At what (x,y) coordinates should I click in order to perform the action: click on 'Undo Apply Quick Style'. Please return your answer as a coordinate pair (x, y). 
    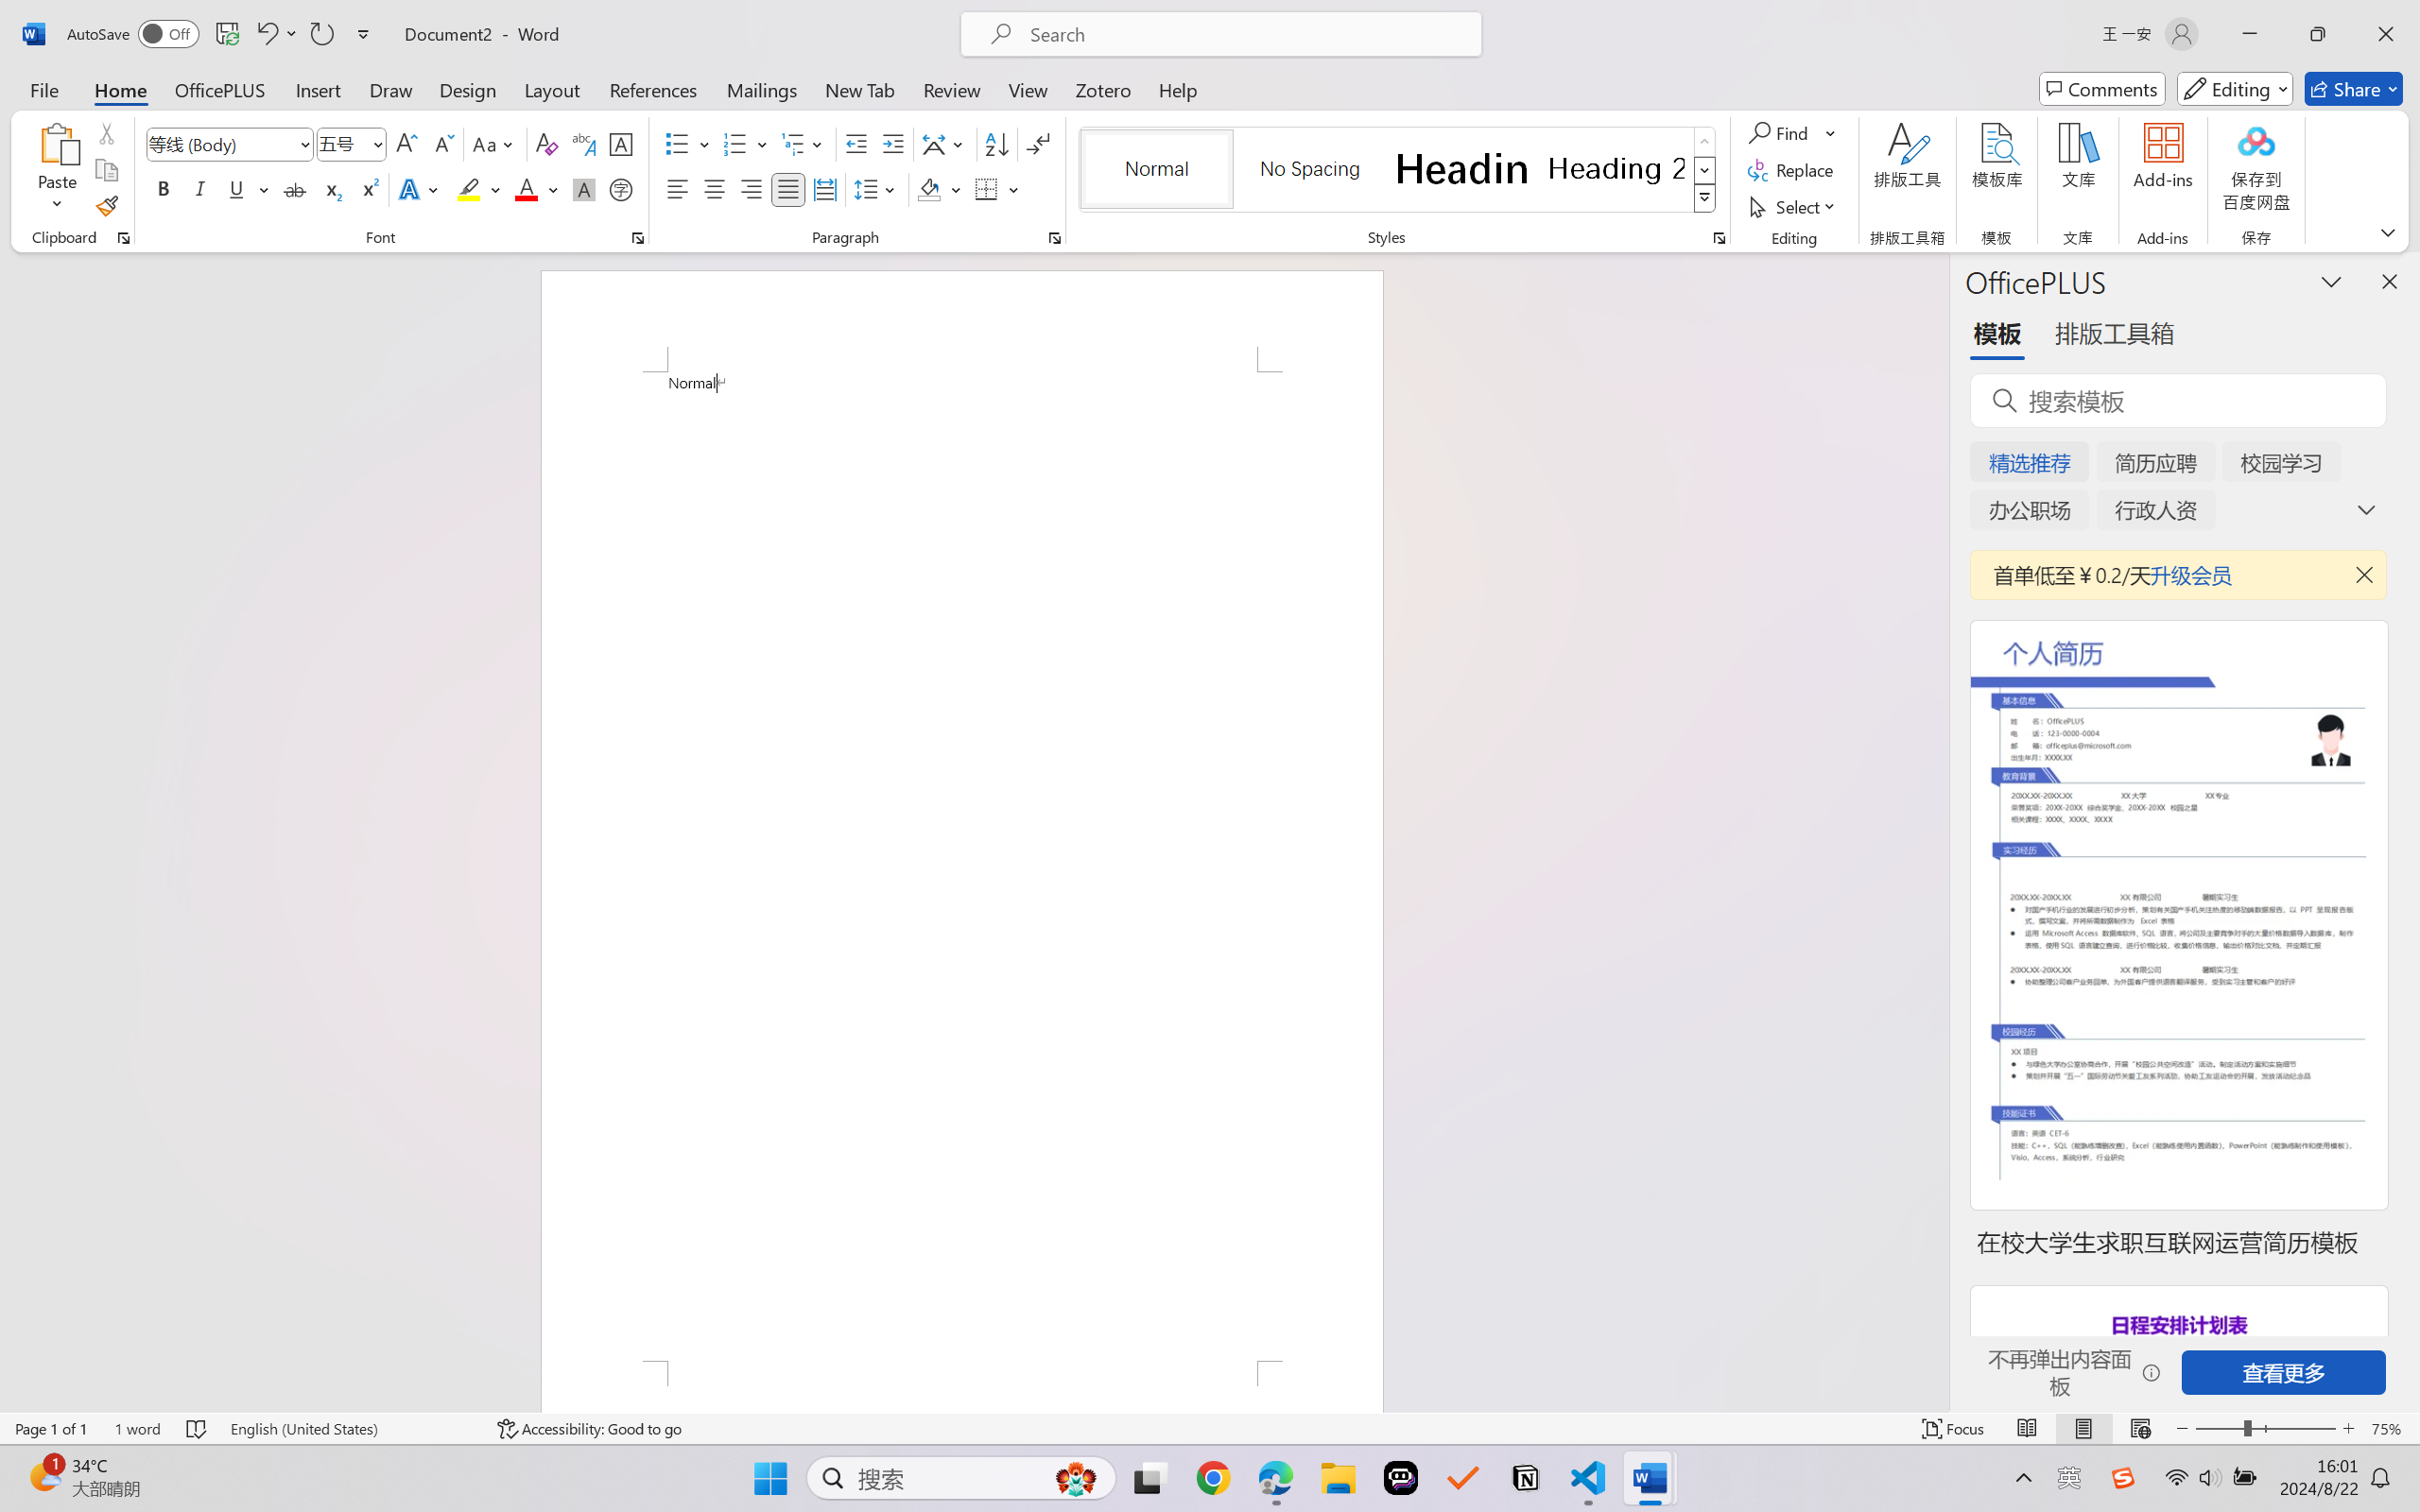
    Looking at the image, I should click on (265, 33).